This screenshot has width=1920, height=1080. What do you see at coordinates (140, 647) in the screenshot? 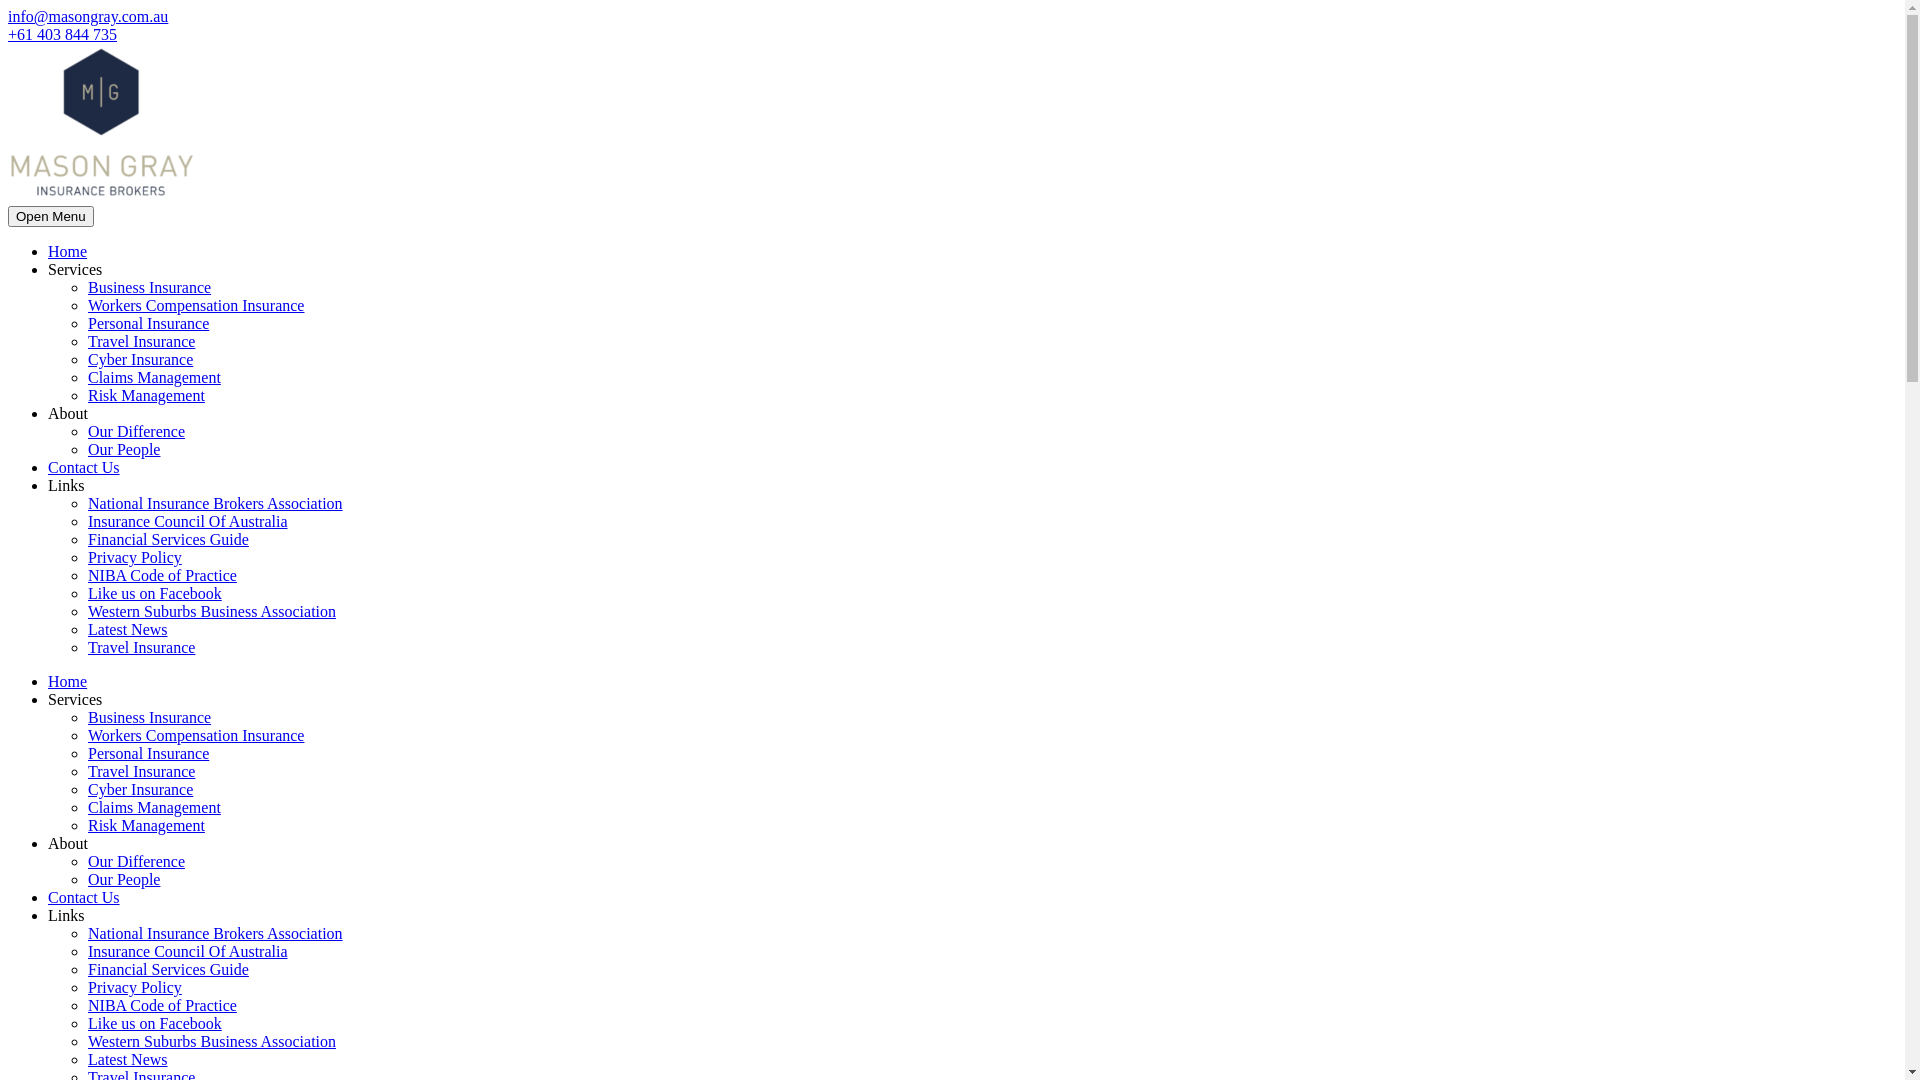
I see `'Travel Insurance'` at bounding box center [140, 647].